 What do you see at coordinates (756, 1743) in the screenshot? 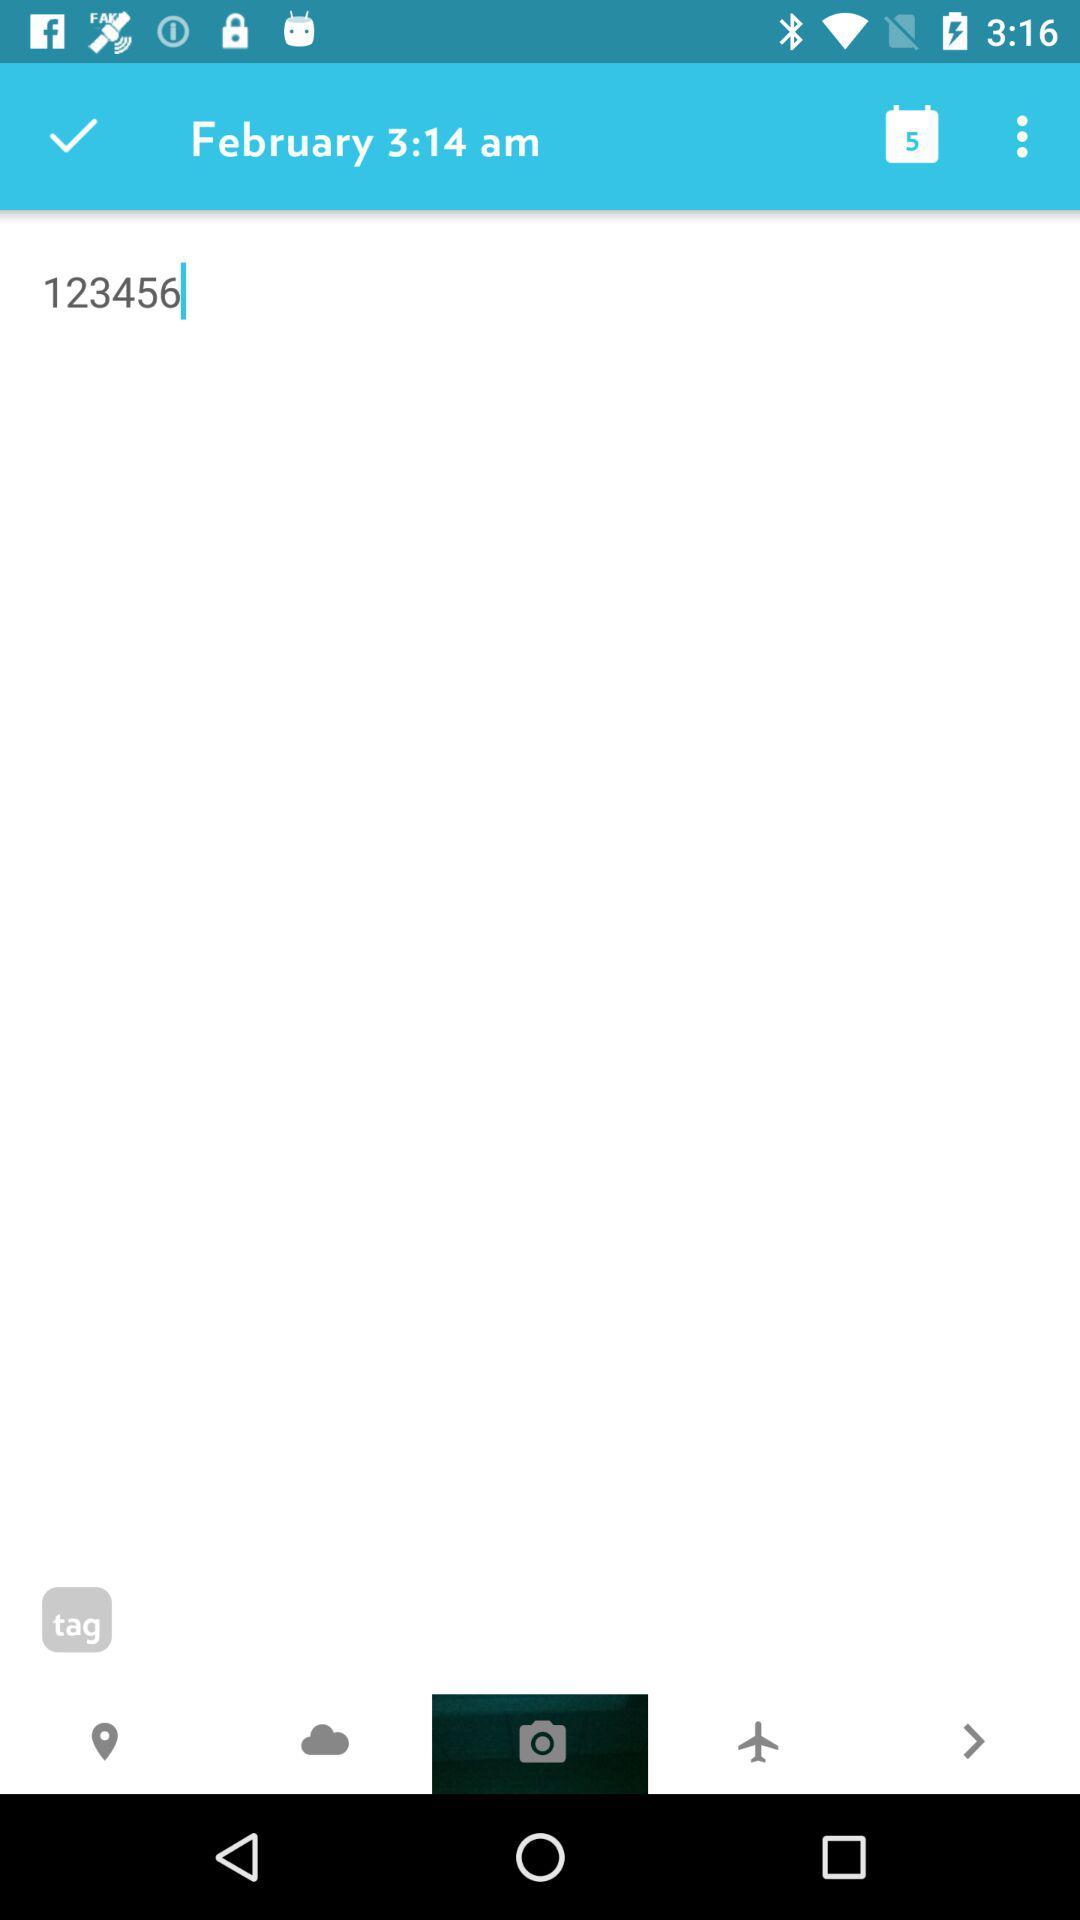
I see `the 7` at bounding box center [756, 1743].